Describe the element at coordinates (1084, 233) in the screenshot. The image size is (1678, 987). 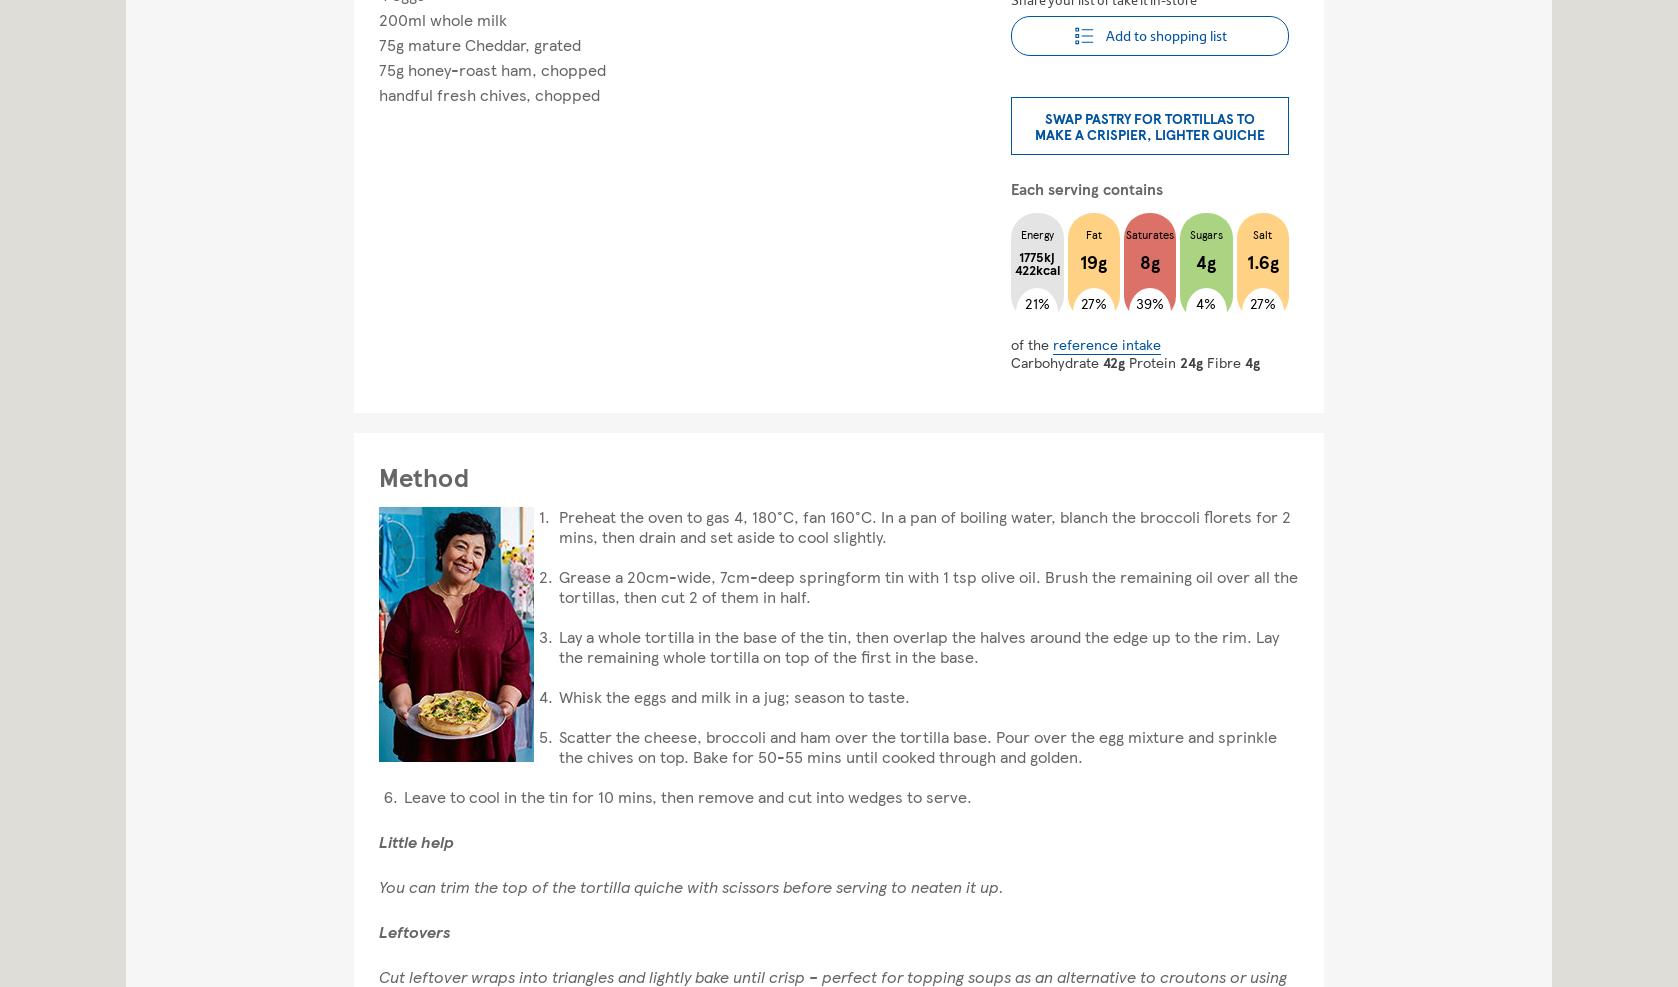
I see `'Fat'` at that location.